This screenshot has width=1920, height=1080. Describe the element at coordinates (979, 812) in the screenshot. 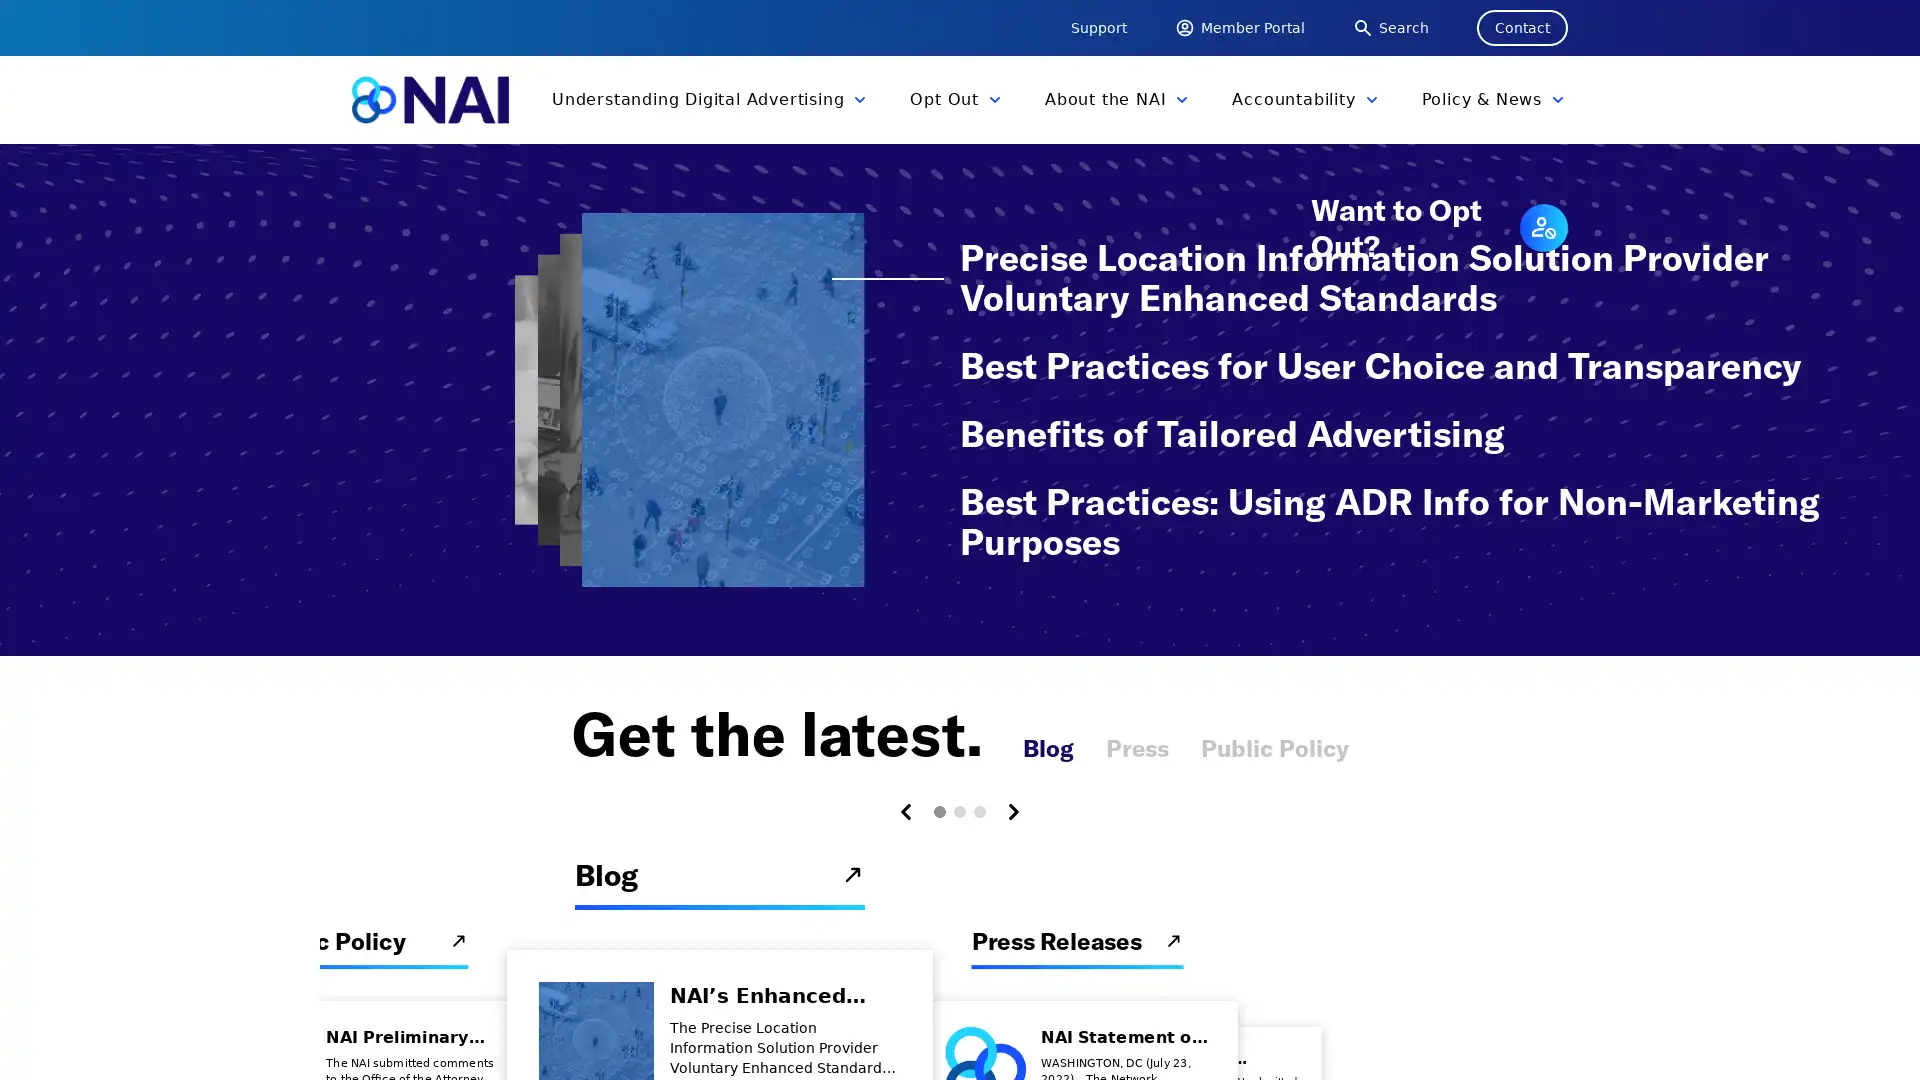

I see `Carousel Page 3` at that location.